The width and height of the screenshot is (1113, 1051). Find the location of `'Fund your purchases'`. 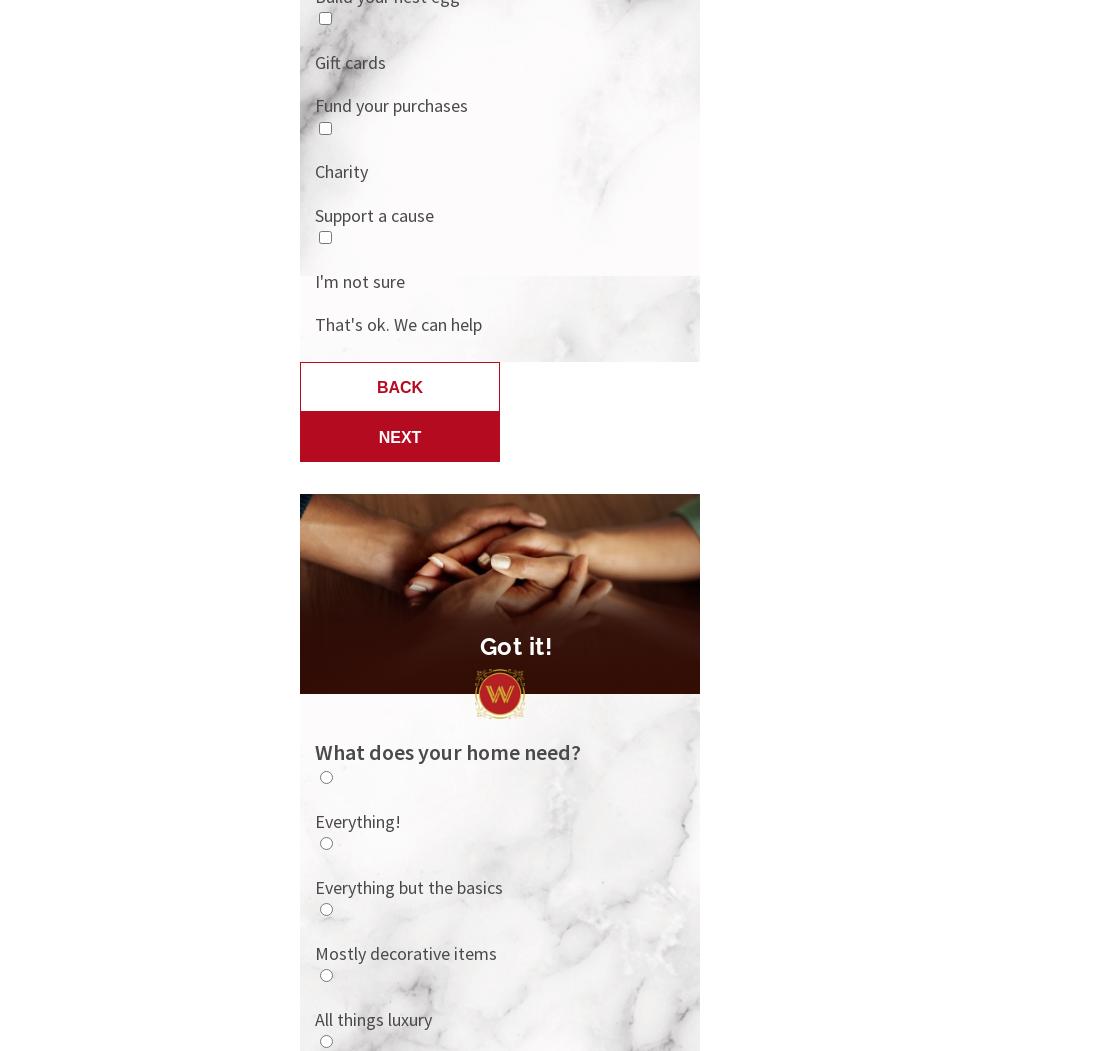

'Fund your purchases' is located at coordinates (391, 105).